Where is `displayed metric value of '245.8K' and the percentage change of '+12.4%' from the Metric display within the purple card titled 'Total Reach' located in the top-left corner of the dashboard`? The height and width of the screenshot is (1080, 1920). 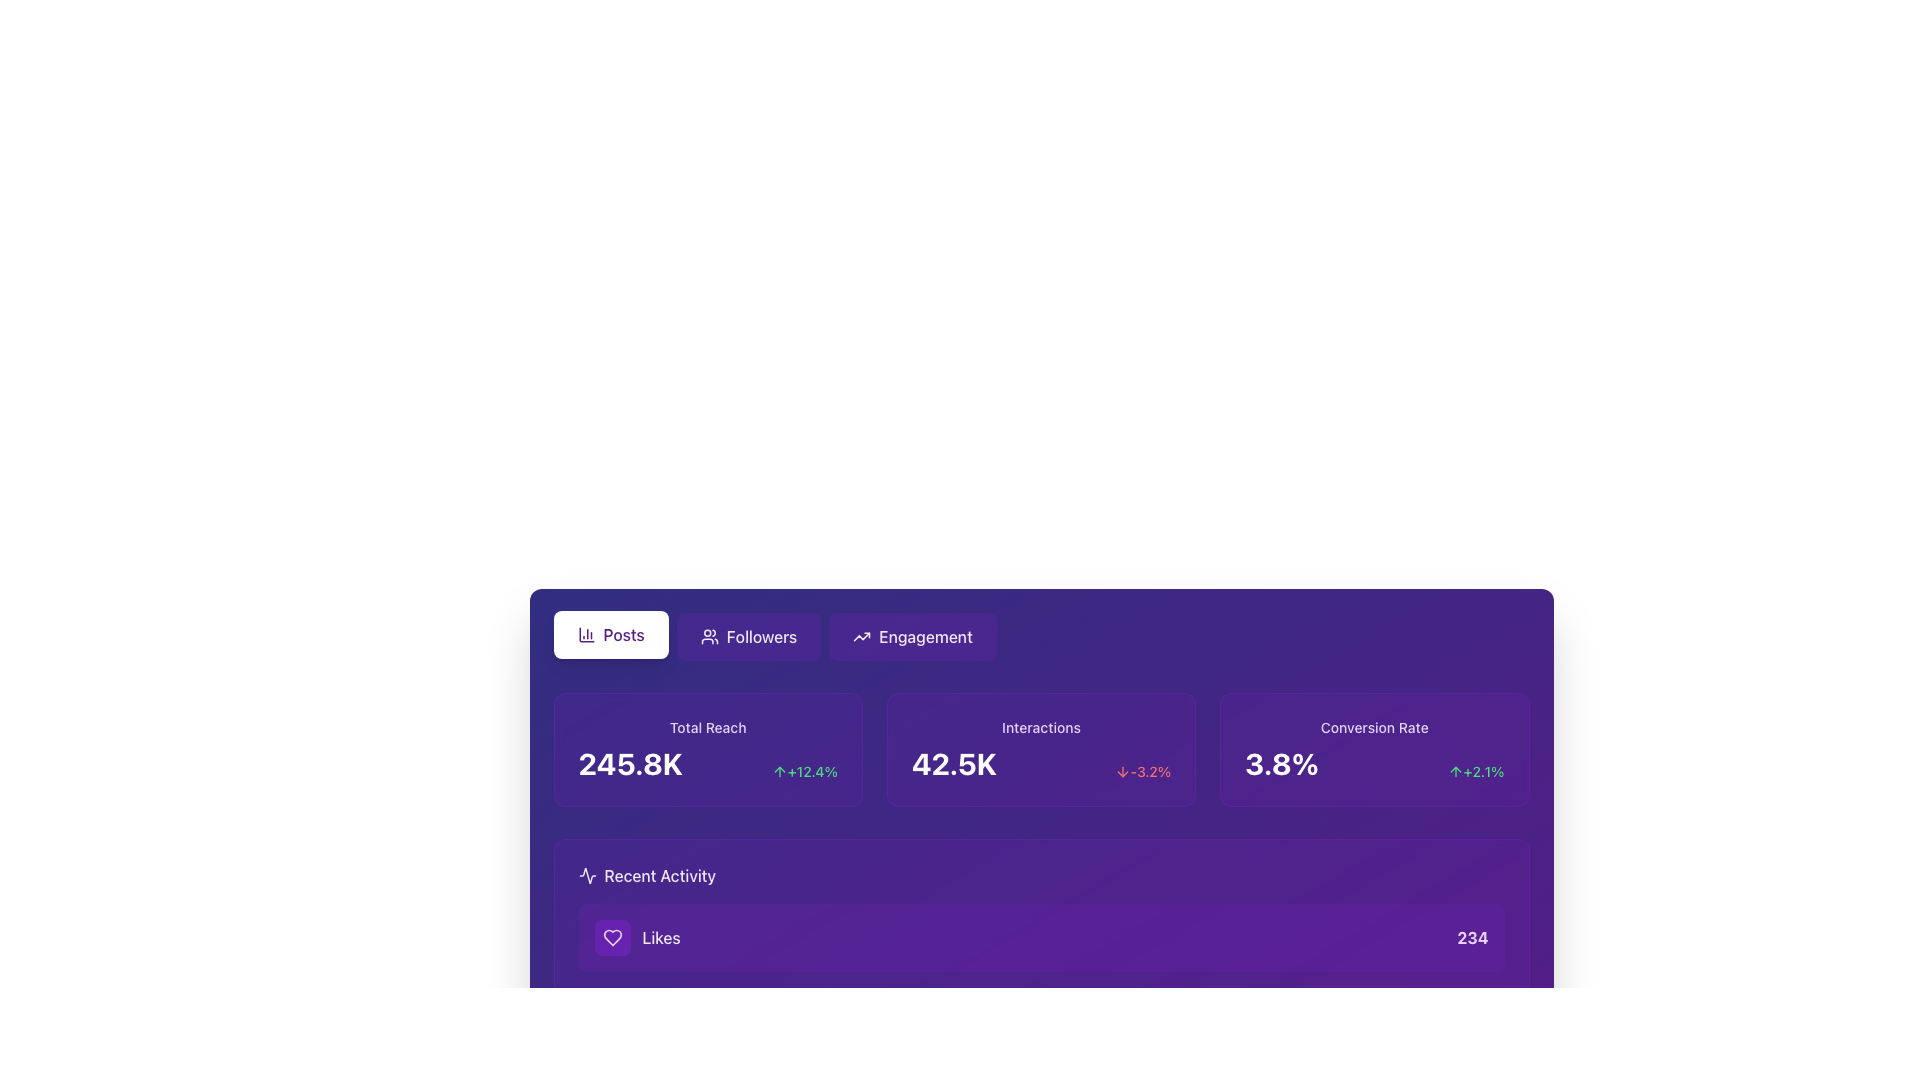 displayed metric value of '245.8K' and the percentage change of '+12.4%' from the Metric display within the purple card titled 'Total Reach' located in the top-left corner of the dashboard is located at coordinates (708, 763).